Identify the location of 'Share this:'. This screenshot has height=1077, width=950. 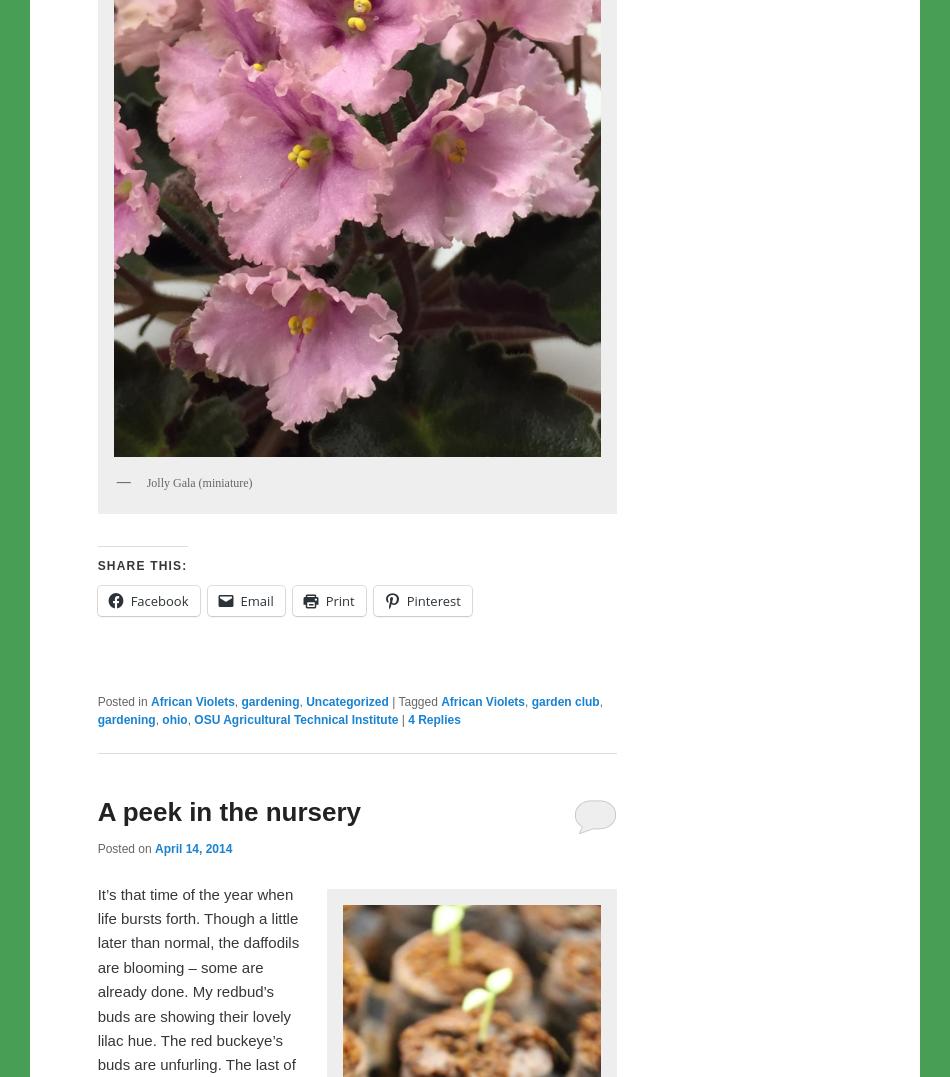
(142, 565).